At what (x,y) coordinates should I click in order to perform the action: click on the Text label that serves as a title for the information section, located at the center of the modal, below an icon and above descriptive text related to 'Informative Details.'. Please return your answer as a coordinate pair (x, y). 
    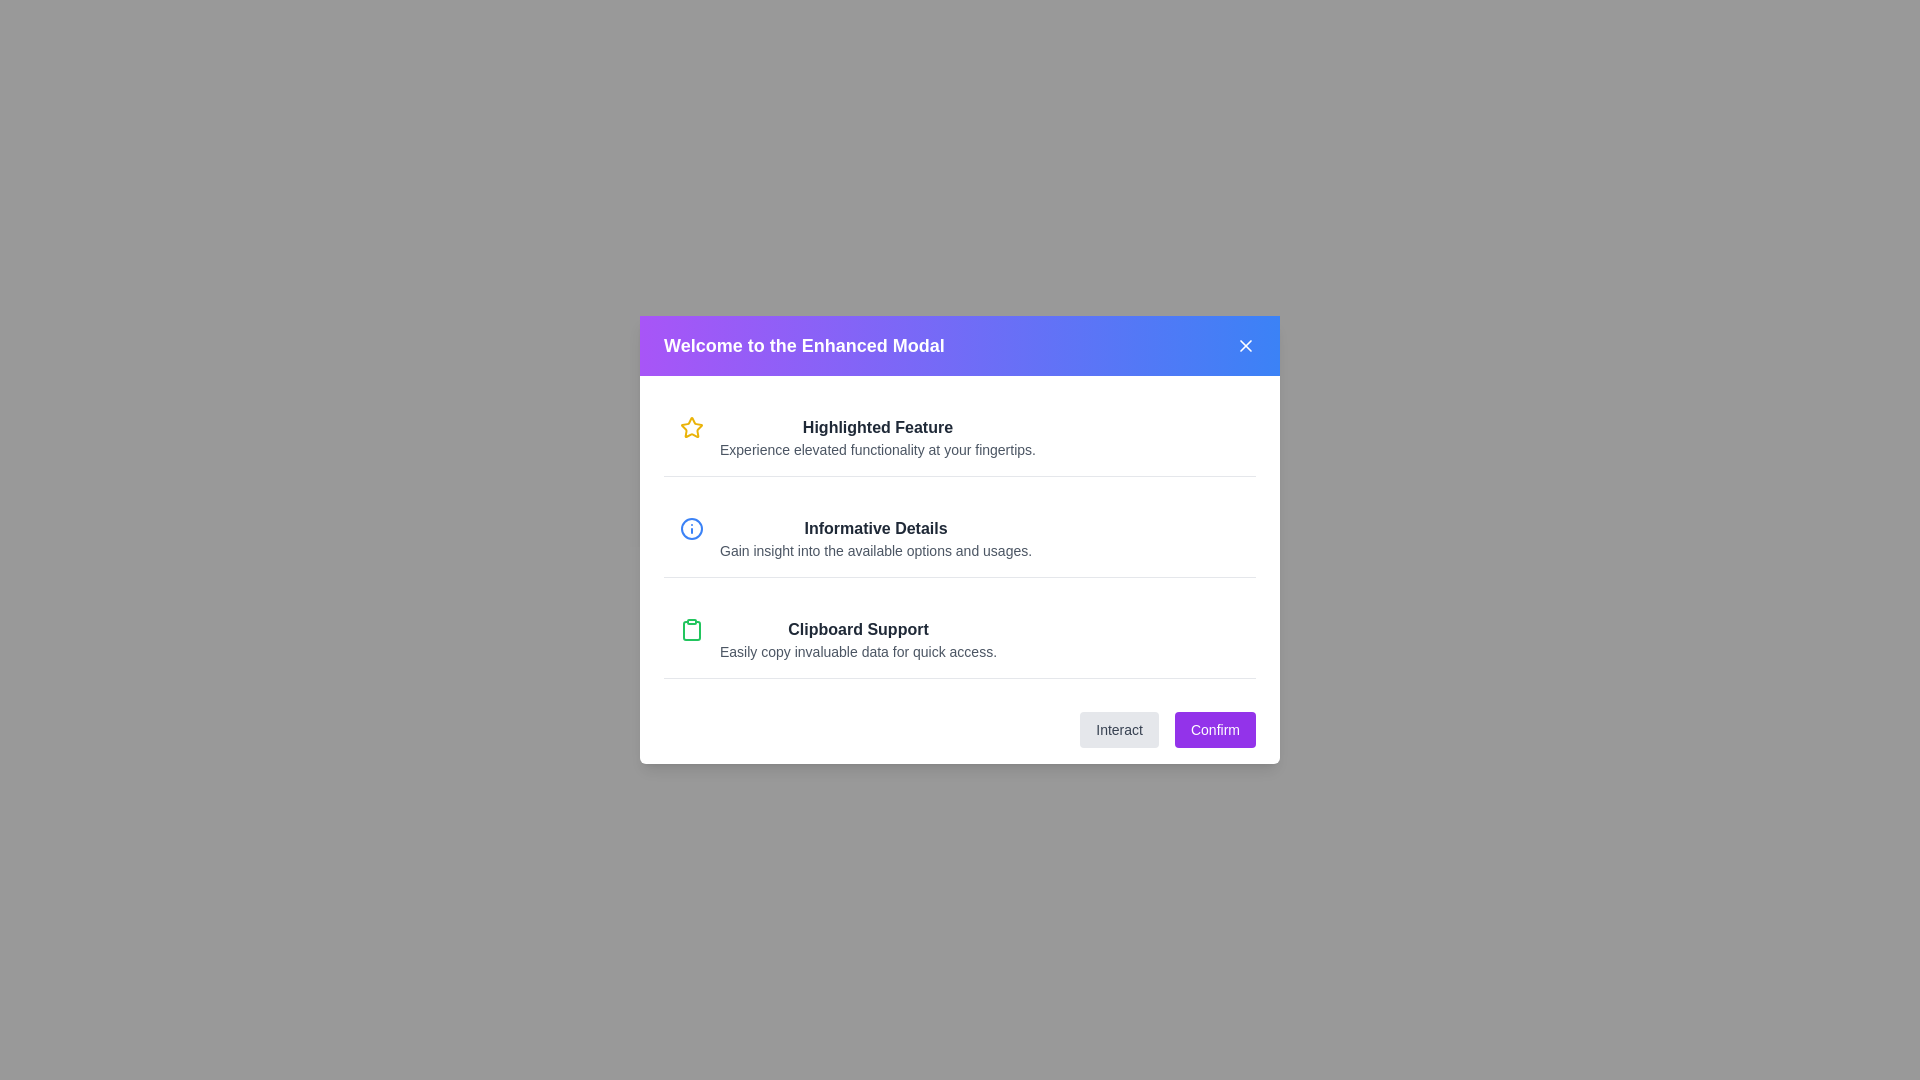
    Looking at the image, I should click on (876, 527).